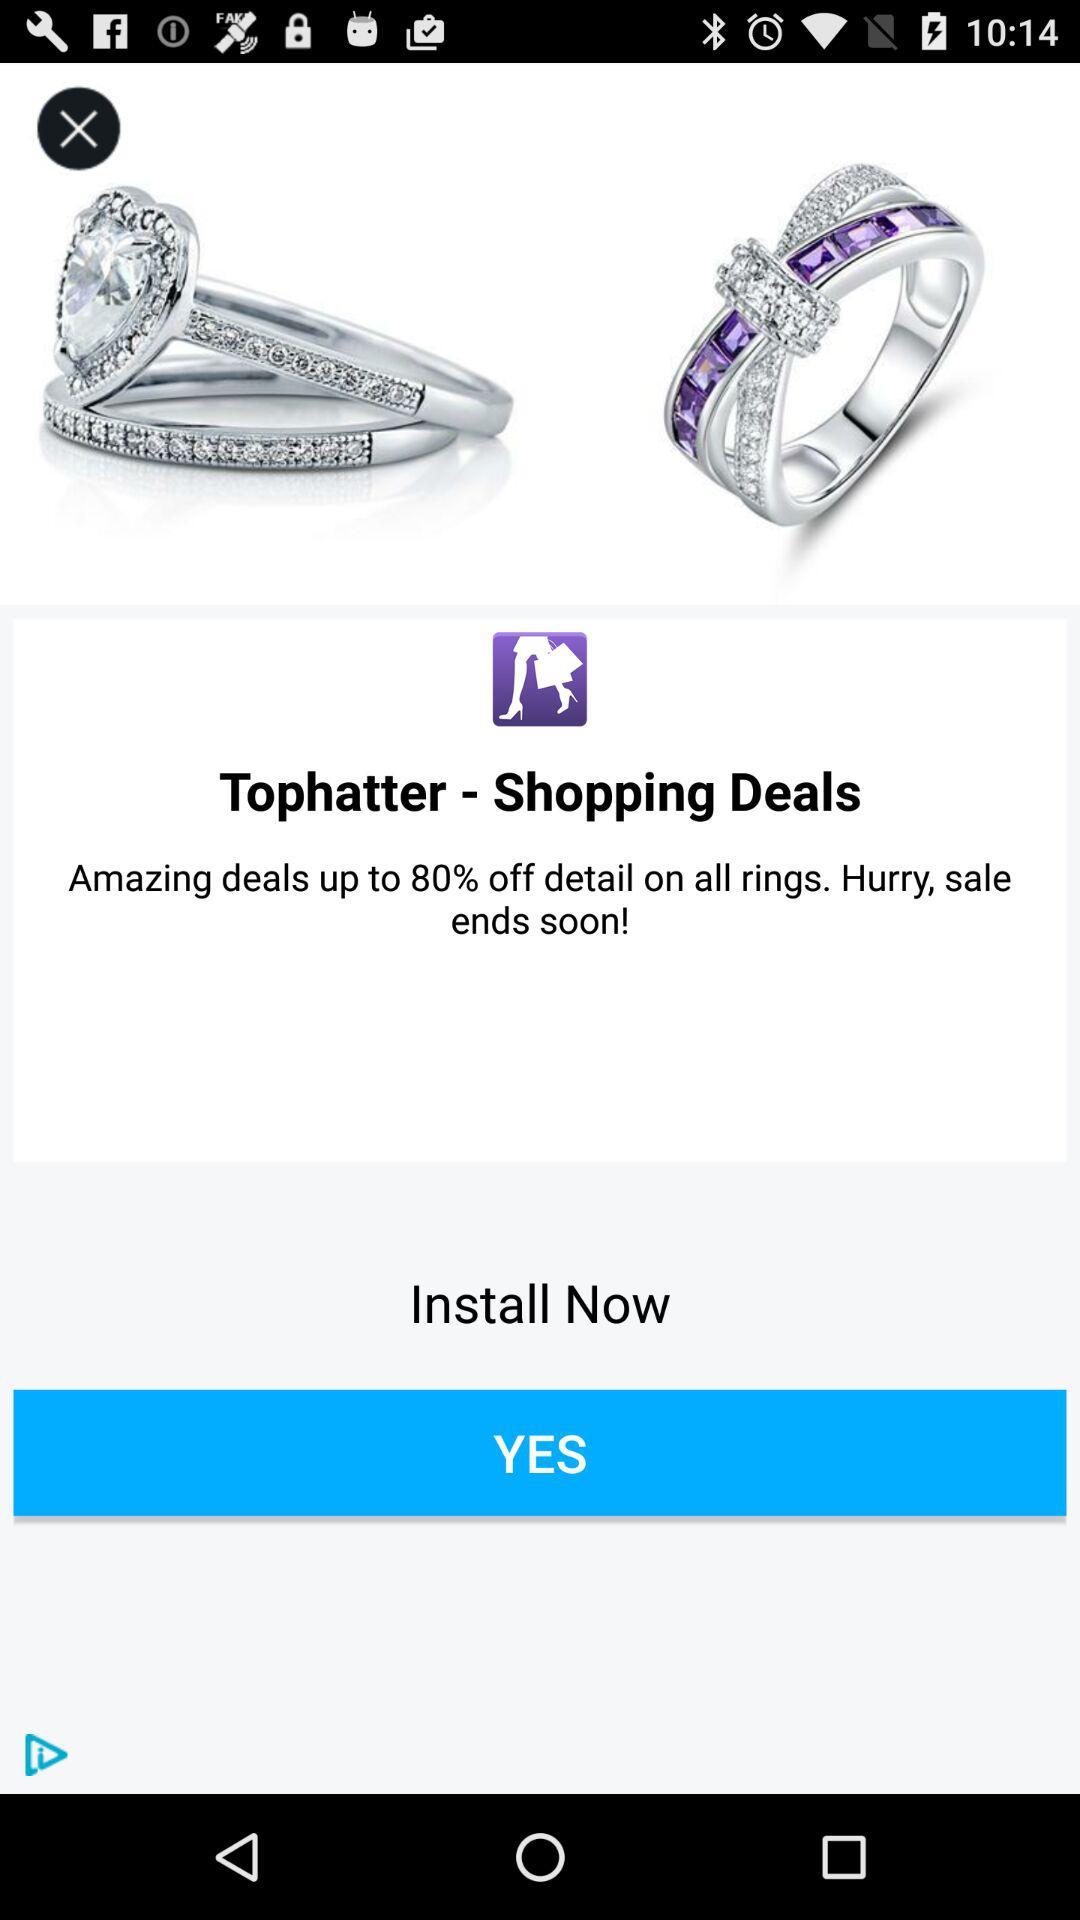  I want to click on the tophatter - shopping deals icon, so click(540, 789).